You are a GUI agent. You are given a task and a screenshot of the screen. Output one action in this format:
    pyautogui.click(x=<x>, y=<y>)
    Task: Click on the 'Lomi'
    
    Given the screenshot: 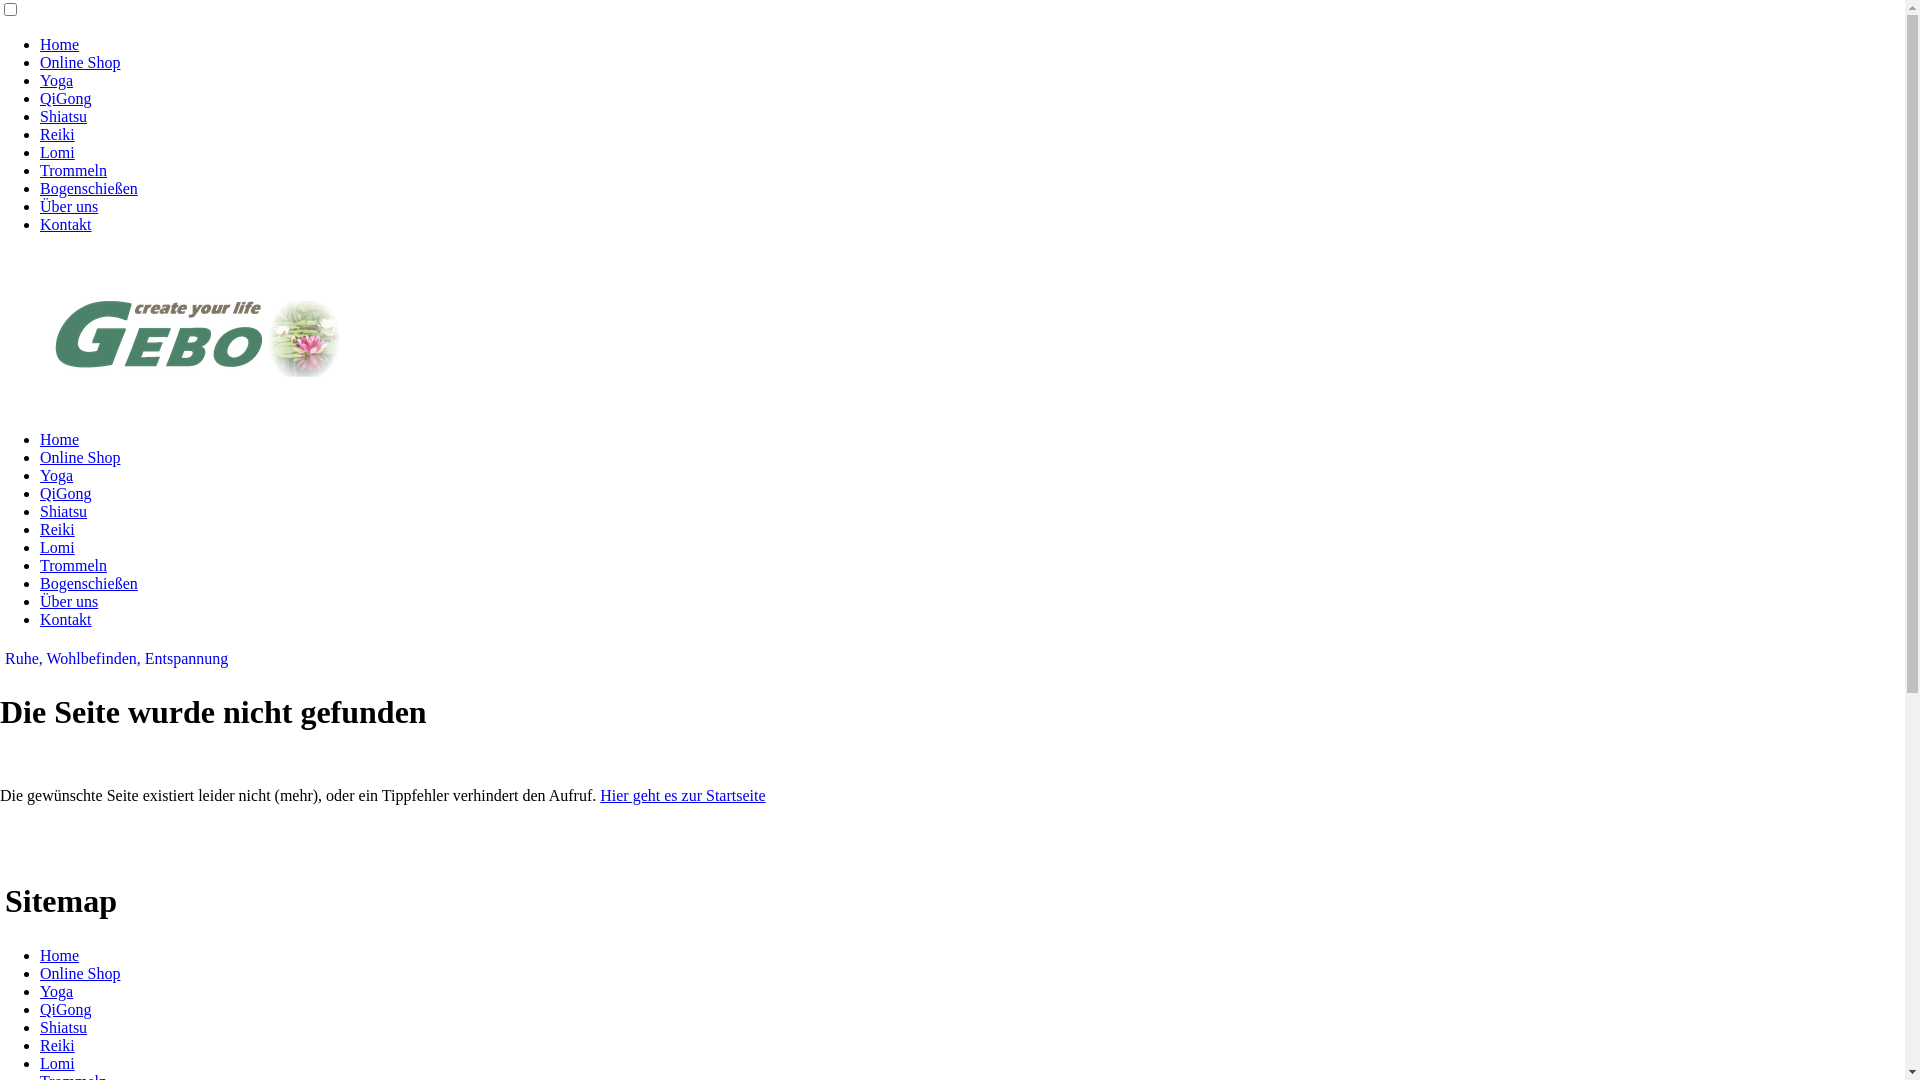 What is the action you would take?
    pyautogui.click(x=39, y=1062)
    